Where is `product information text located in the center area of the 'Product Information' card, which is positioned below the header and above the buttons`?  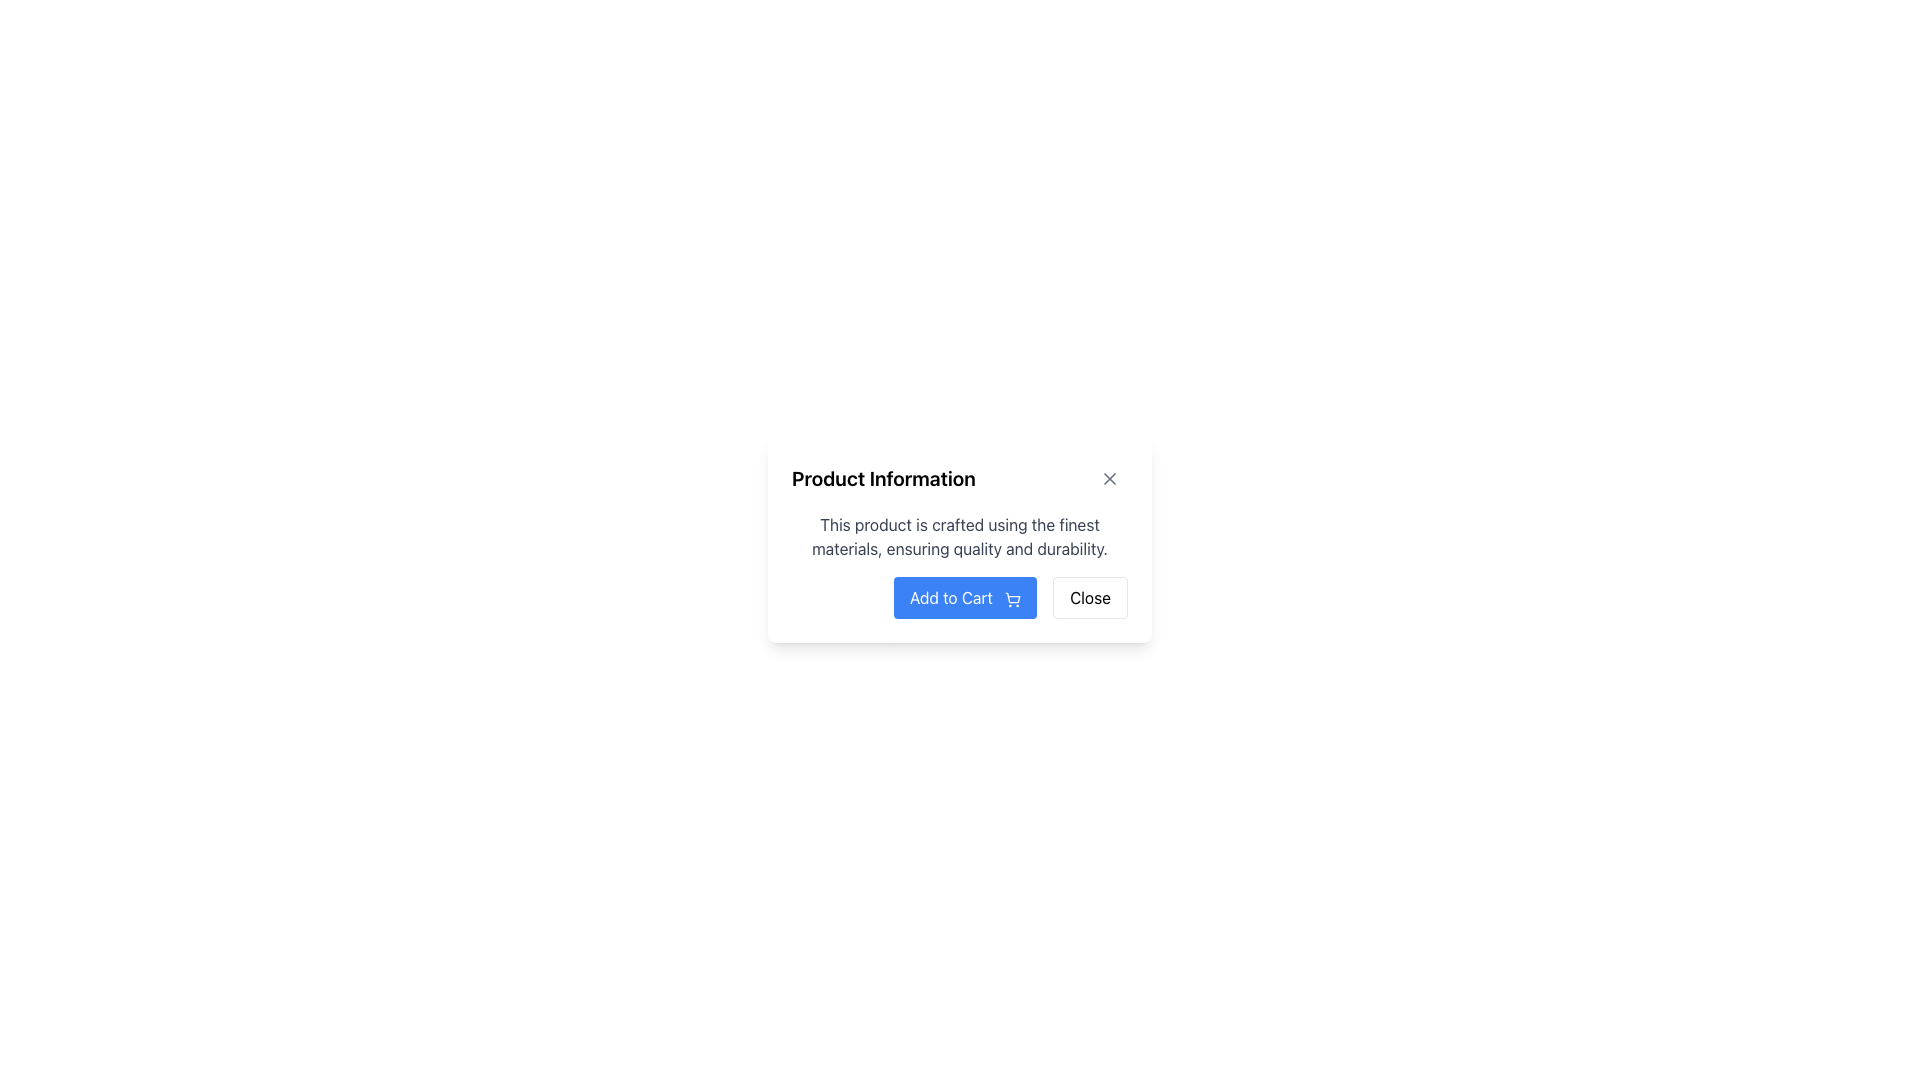
product information text located in the center area of the 'Product Information' card, which is positioned below the header and above the buttons is located at coordinates (960, 535).